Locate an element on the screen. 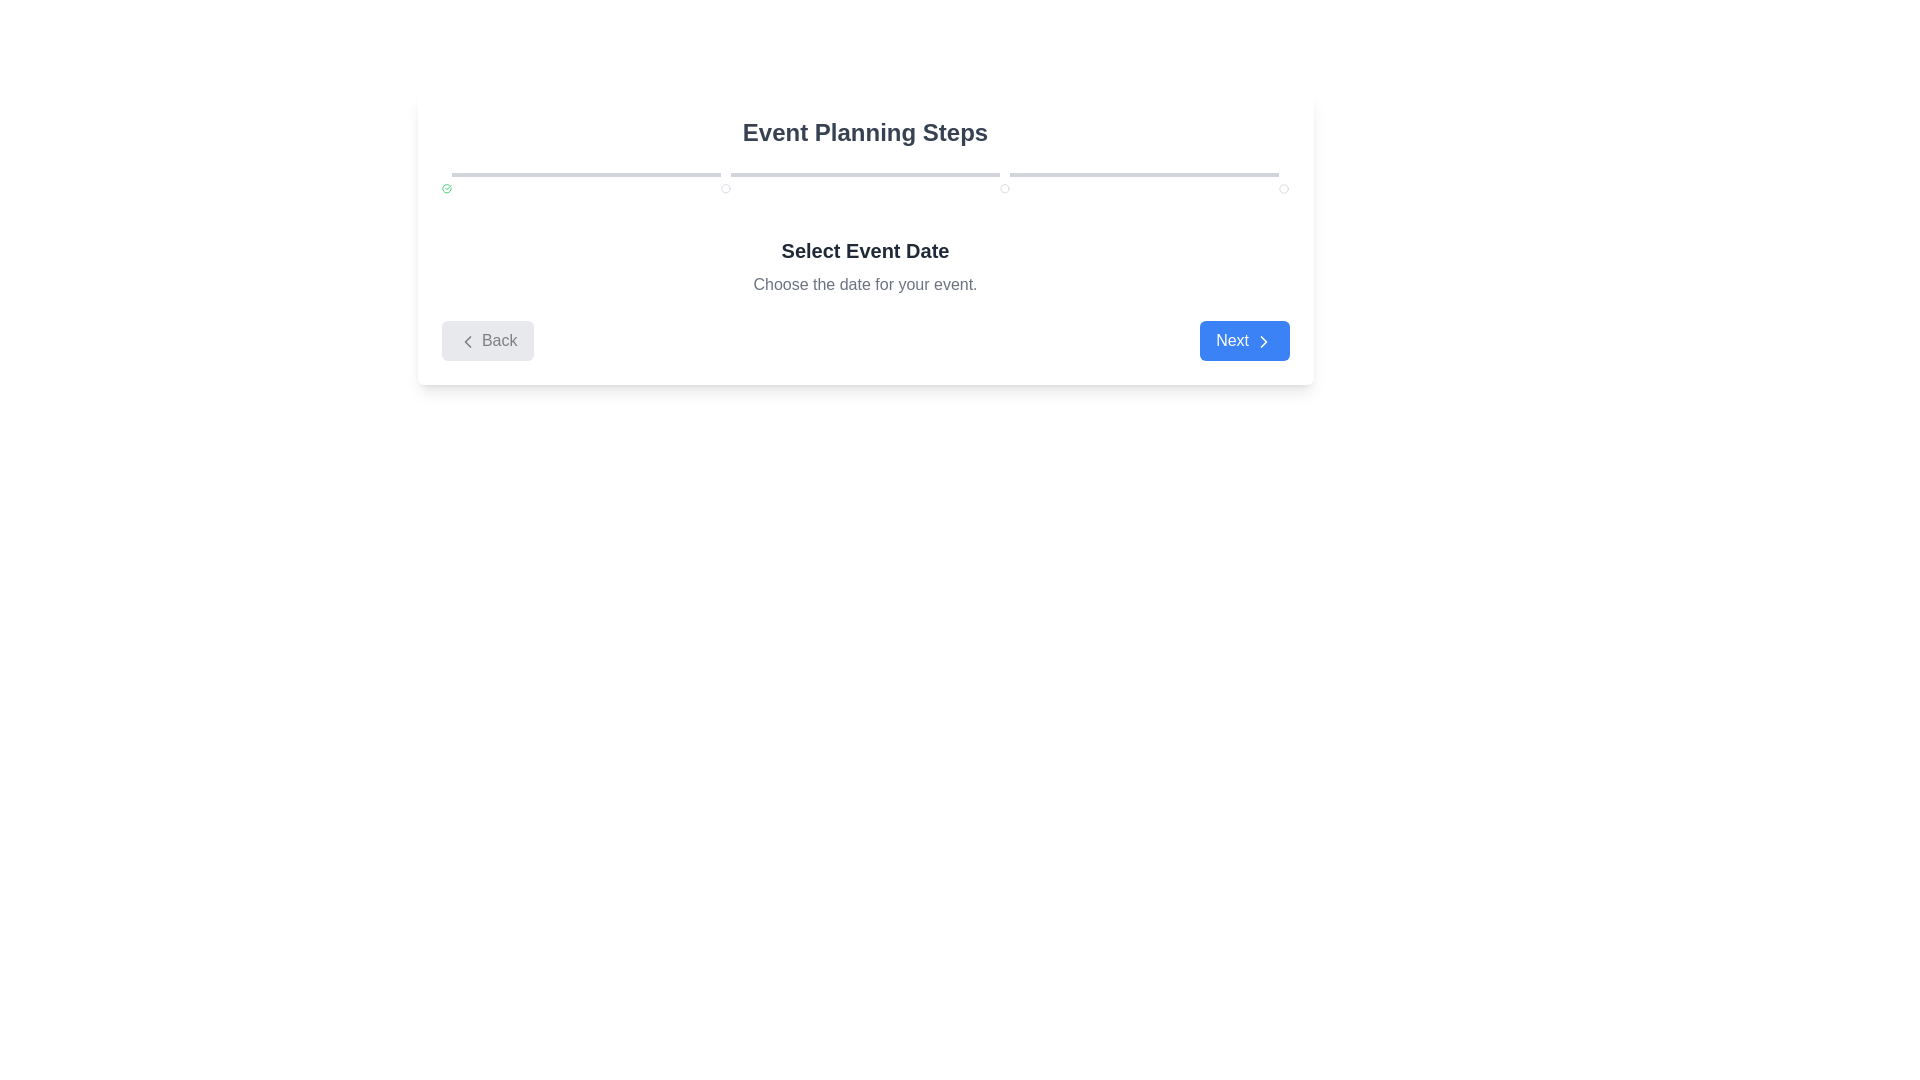 The width and height of the screenshot is (1920, 1080). the green circular icon with a checkmark inside, which is the first icon in a sequence of four icons representing progress at the top of the interface is located at coordinates (445, 189).